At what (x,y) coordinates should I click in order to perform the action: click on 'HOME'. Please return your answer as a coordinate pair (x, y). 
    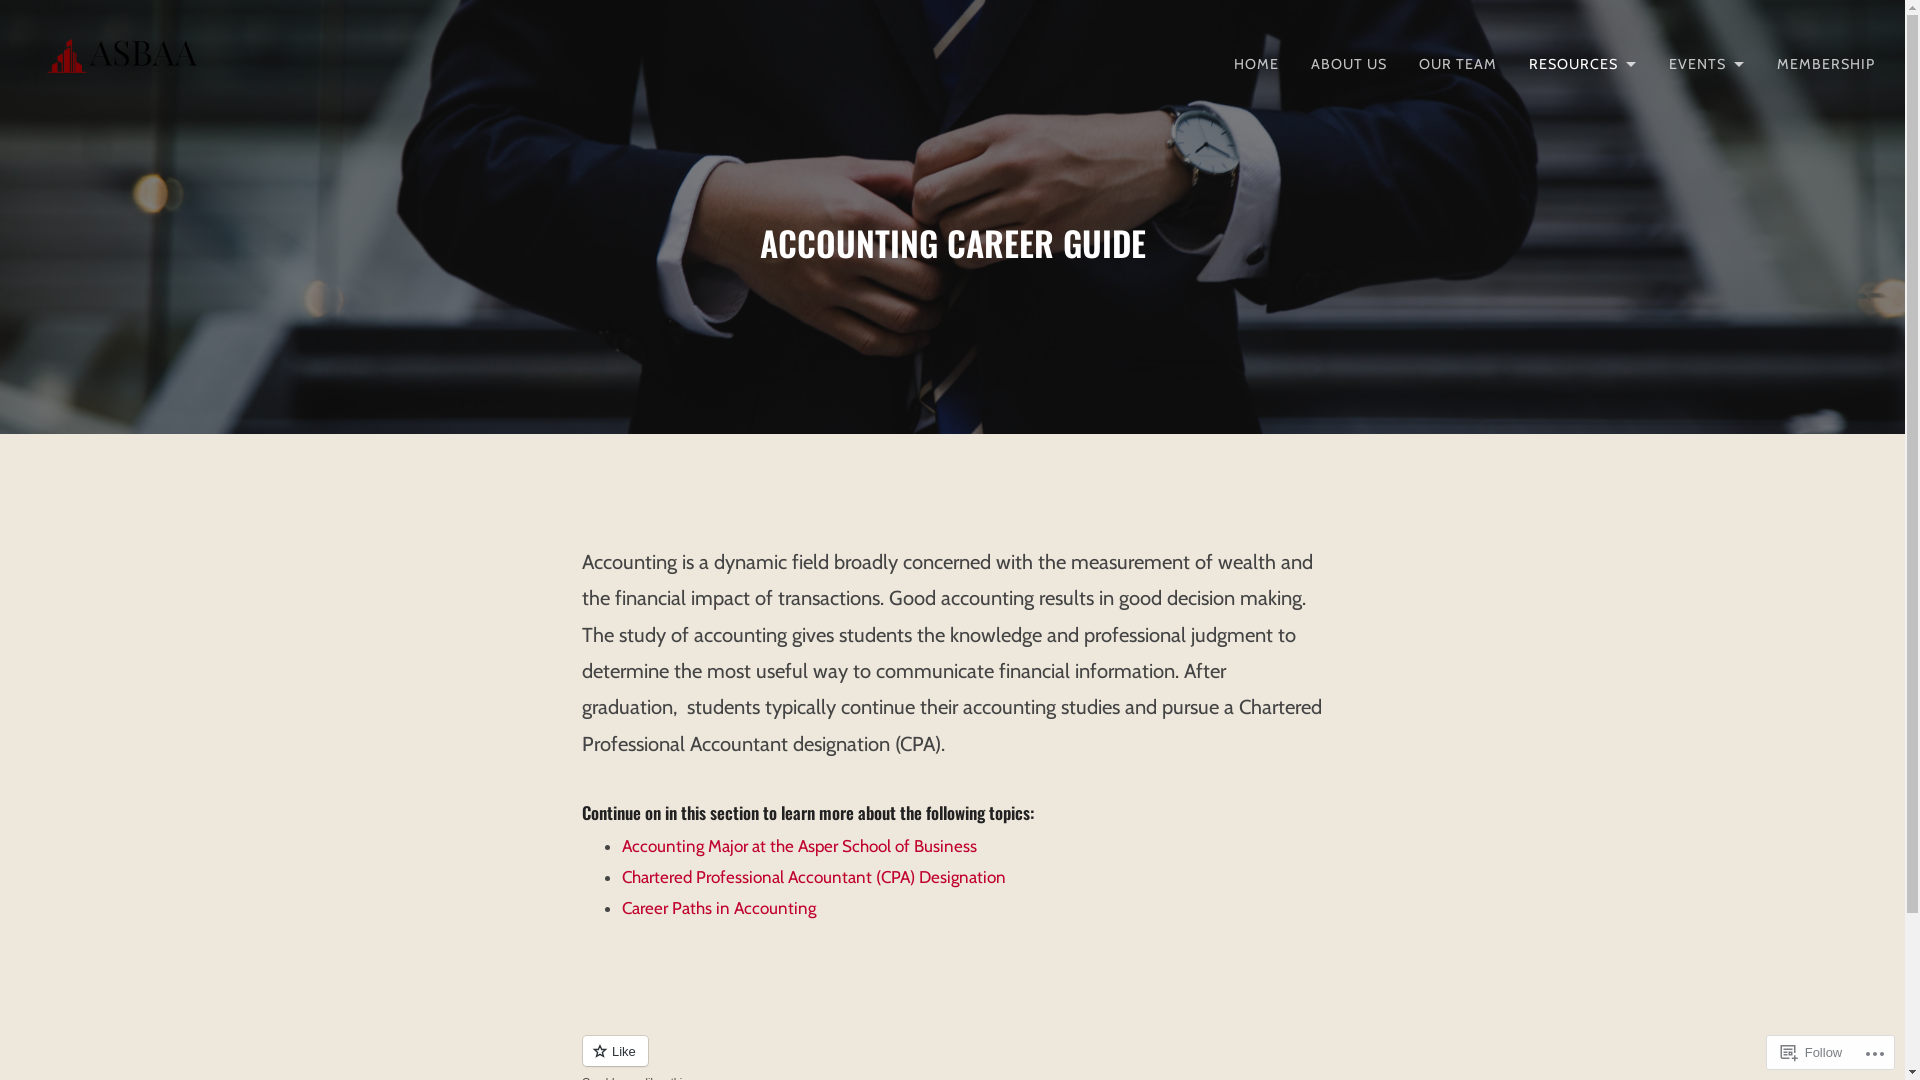
    Looking at the image, I should click on (1255, 63).